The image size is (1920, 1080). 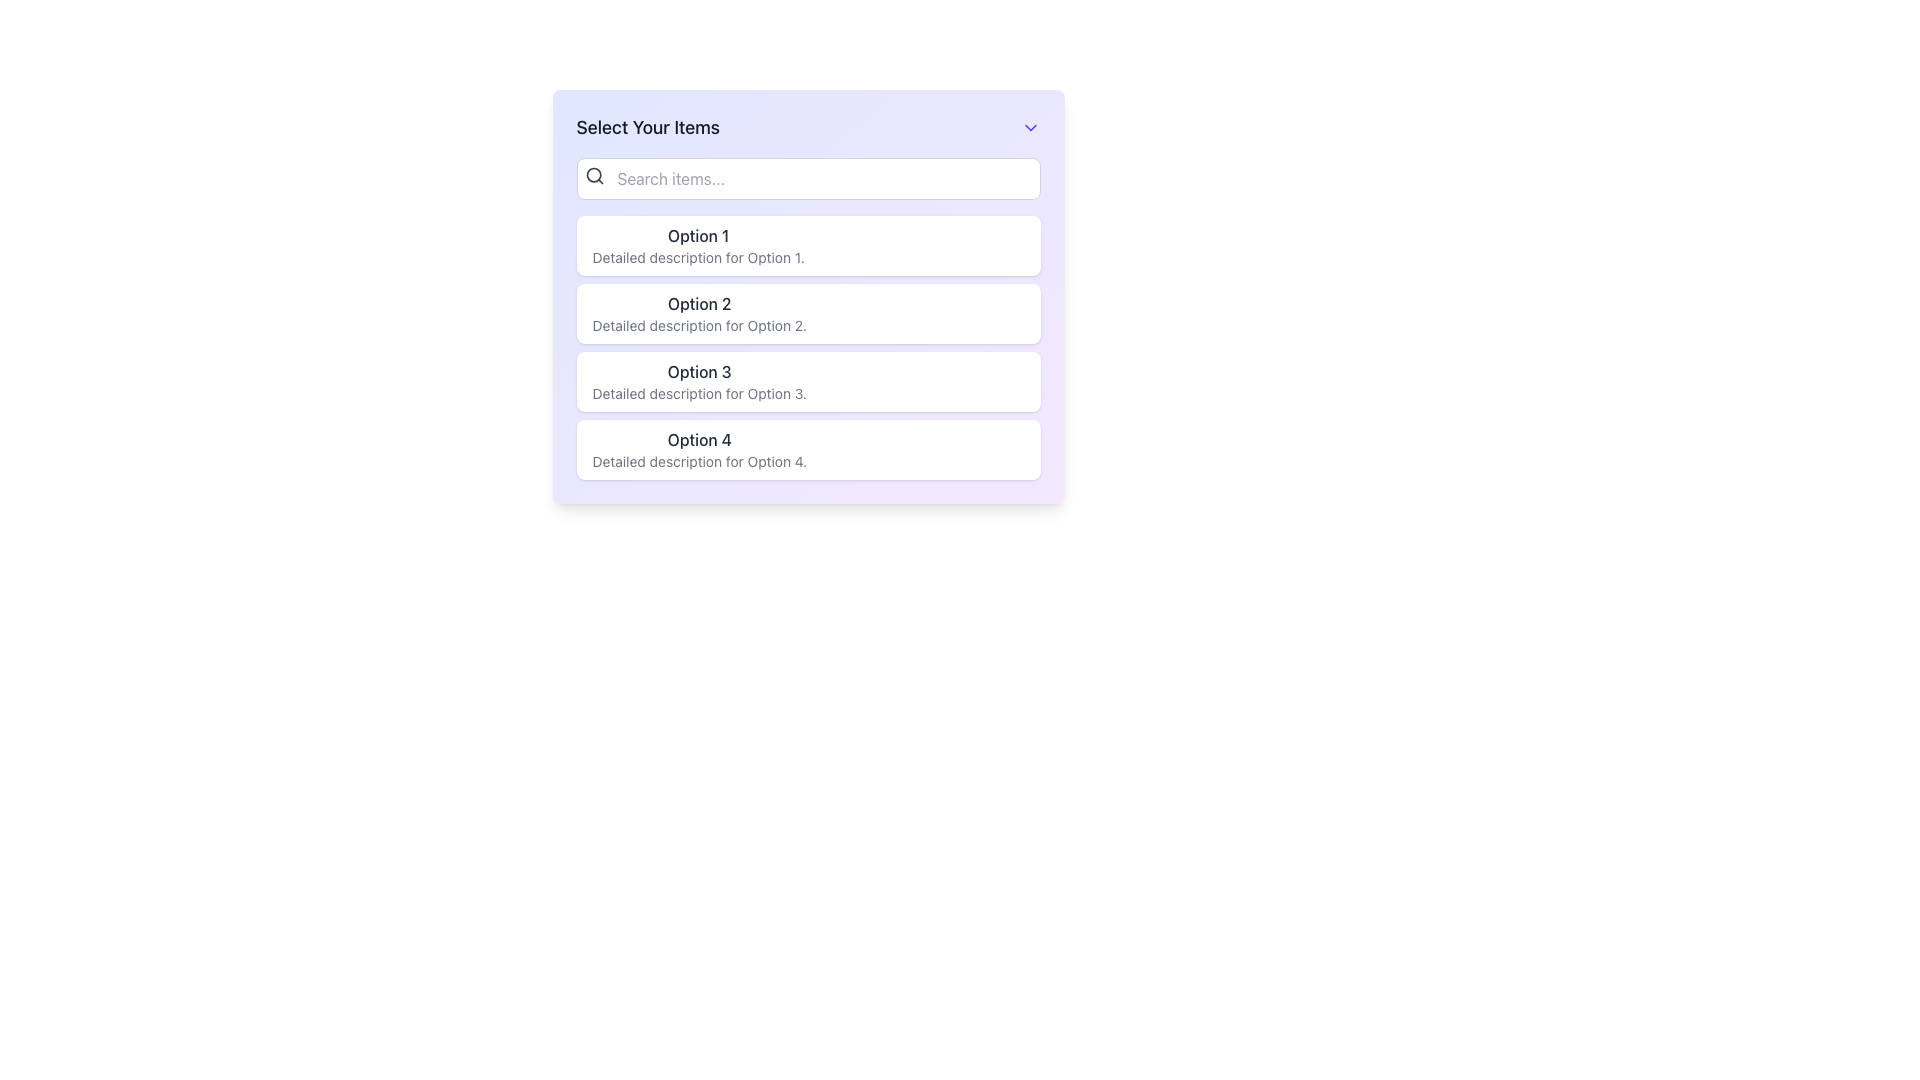 I want to click on the text label that identifies the third selectable option in the list under 'Select Your Items.' This text label is non-interactive and serves to distinguish this entry, so click(x=699, y=371).